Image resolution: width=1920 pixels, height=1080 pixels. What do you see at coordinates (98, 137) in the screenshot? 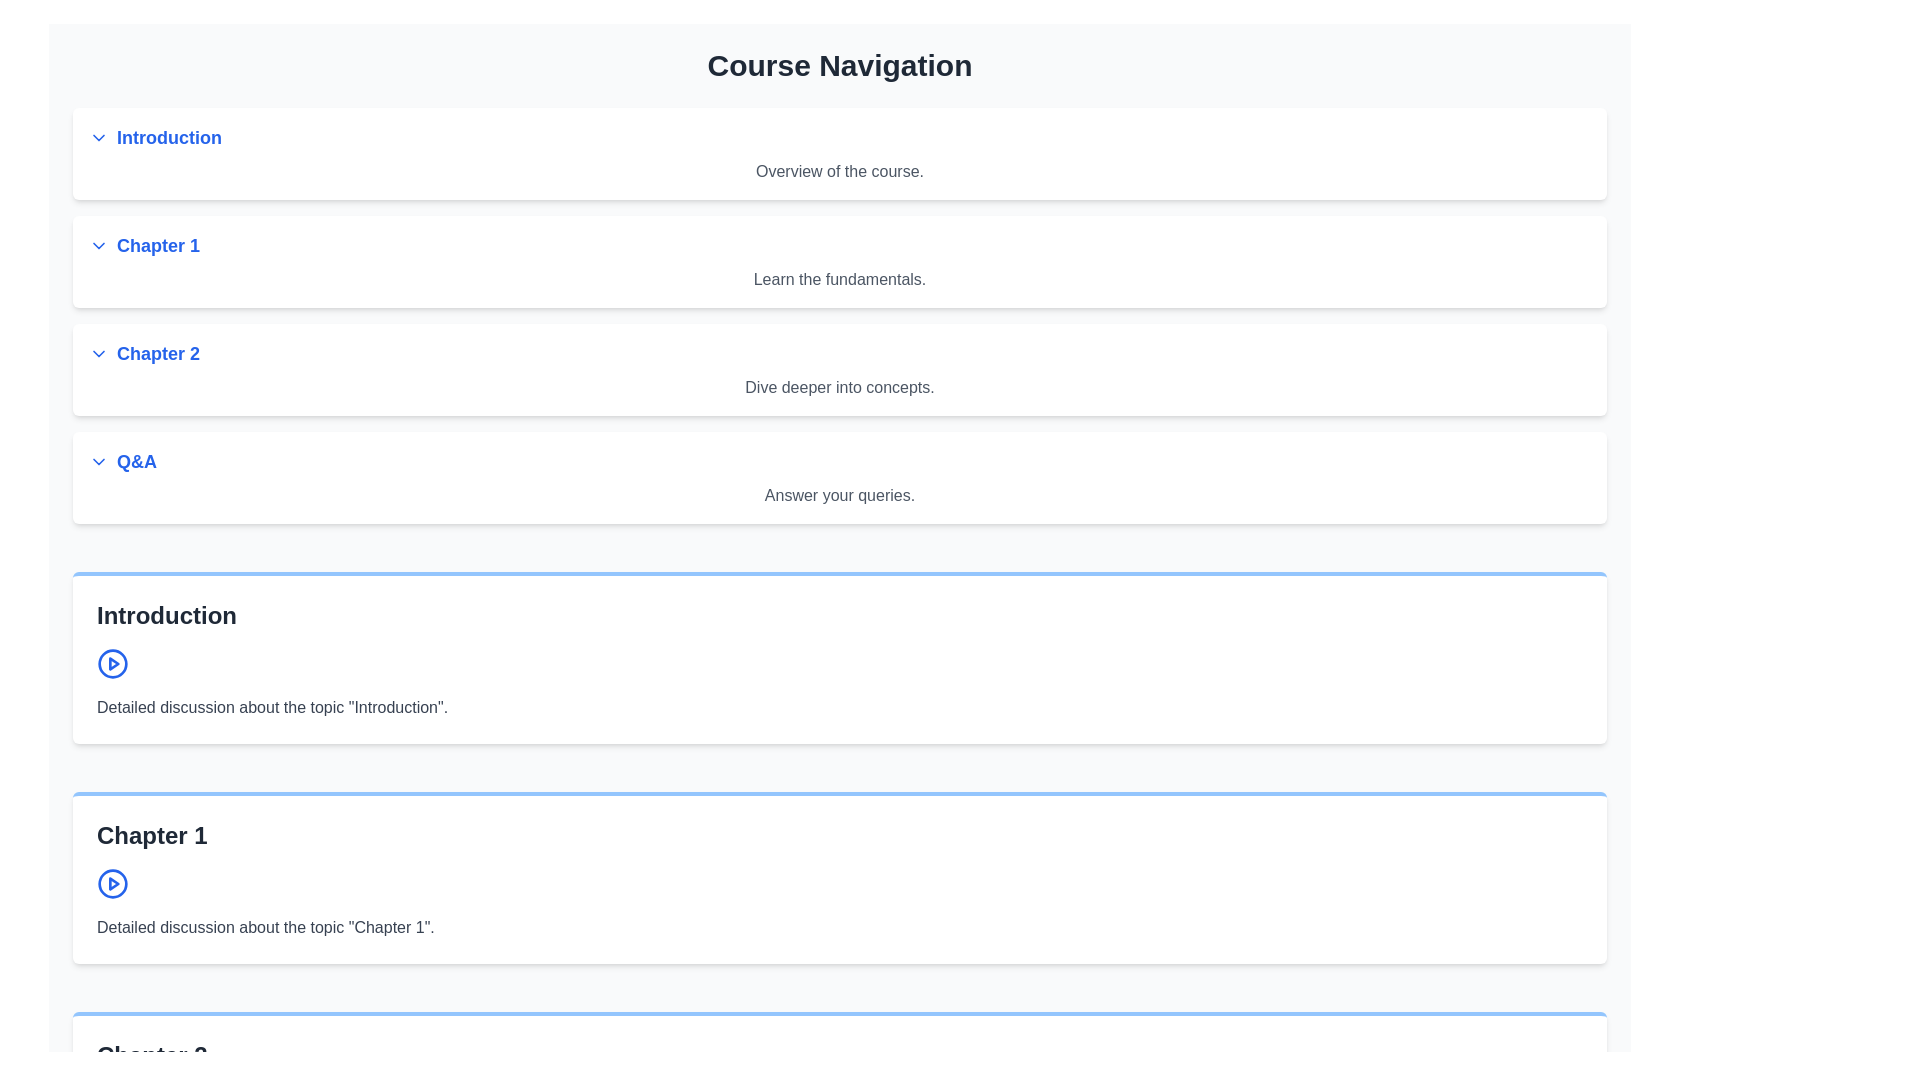
I see `the SVG Icon representing a chevron-down located to the left of the 'Introduction' section header for visual feedback` at bounding box center [98, 137].